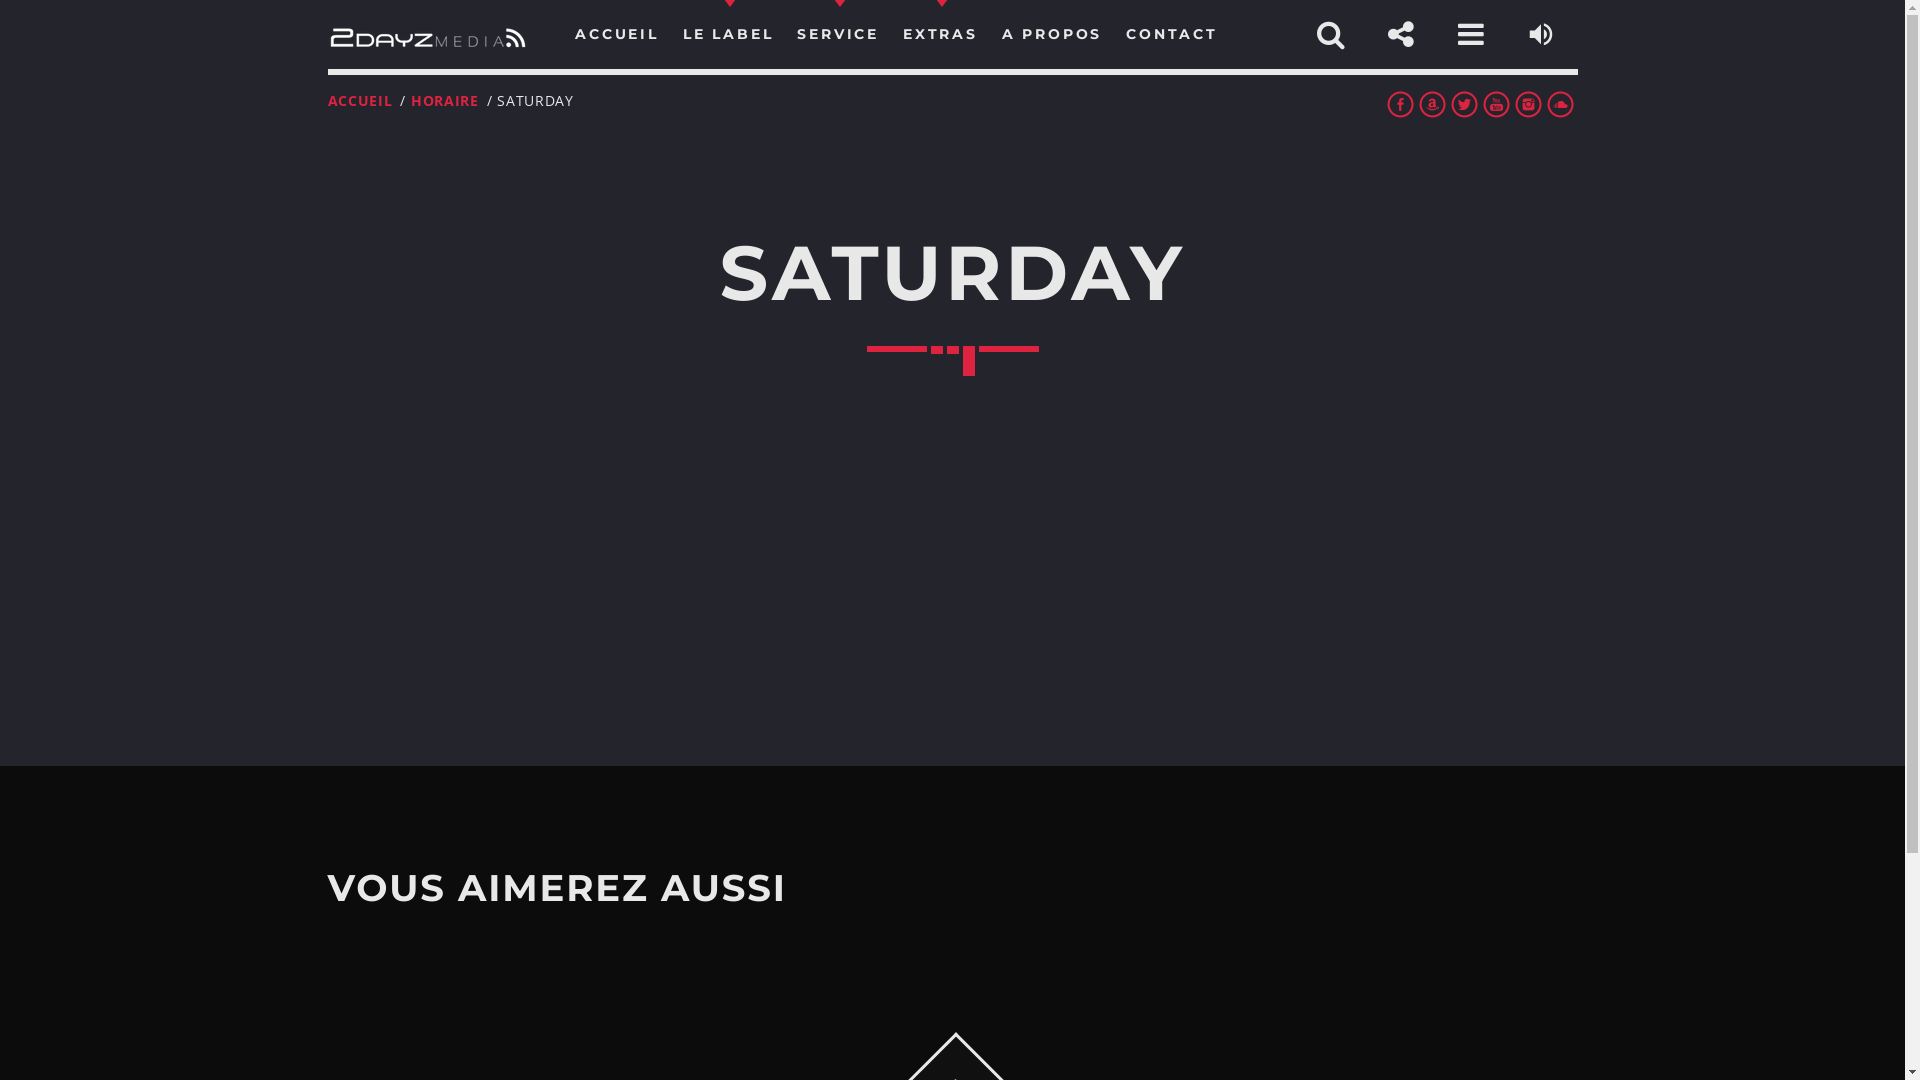 The height and width of the screenshot is (1080, 1920). Describe the element at coordinates (444, 100) in the screenshot. I see `'HORAIRE'` at that location.